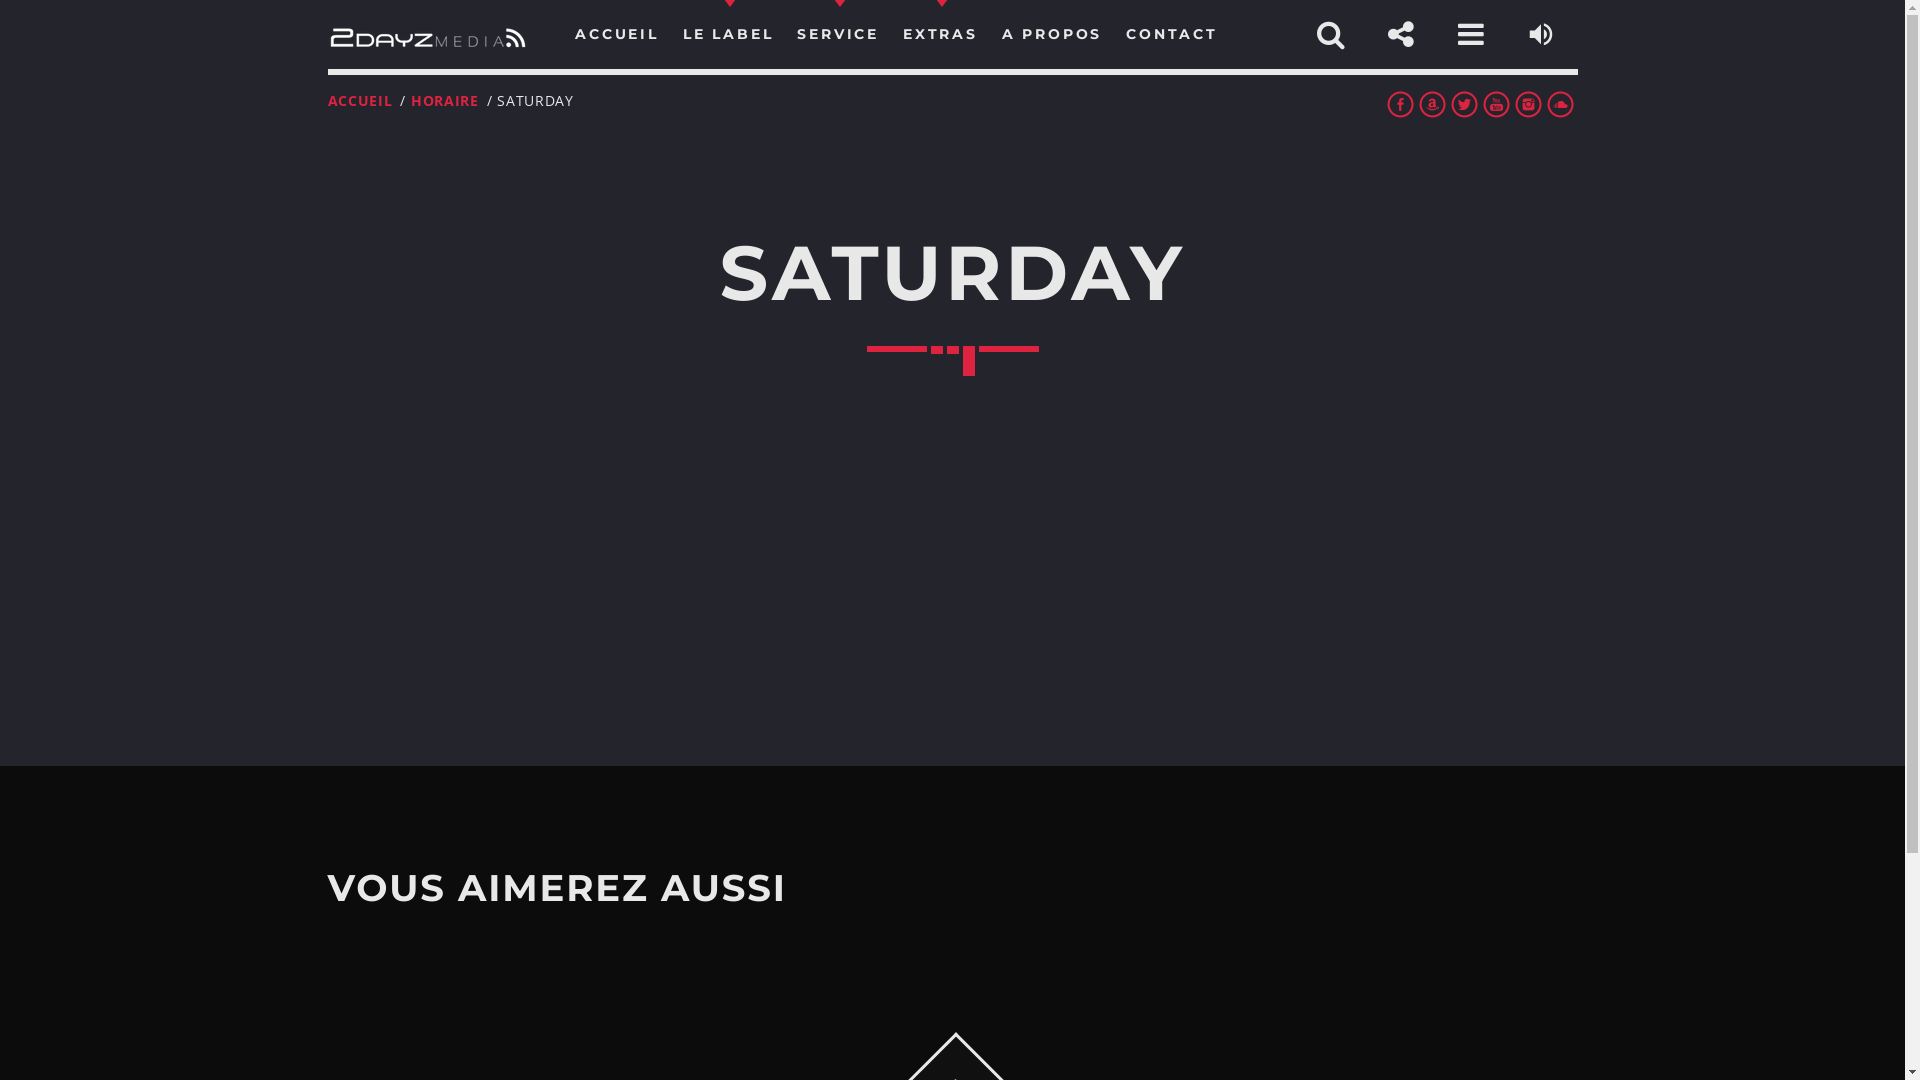 The height and width of the screenshot is (1080, 1920). Describe the element at coordinates (444, 100) in the screenshot. I see `'HORAIRE'` at that location.